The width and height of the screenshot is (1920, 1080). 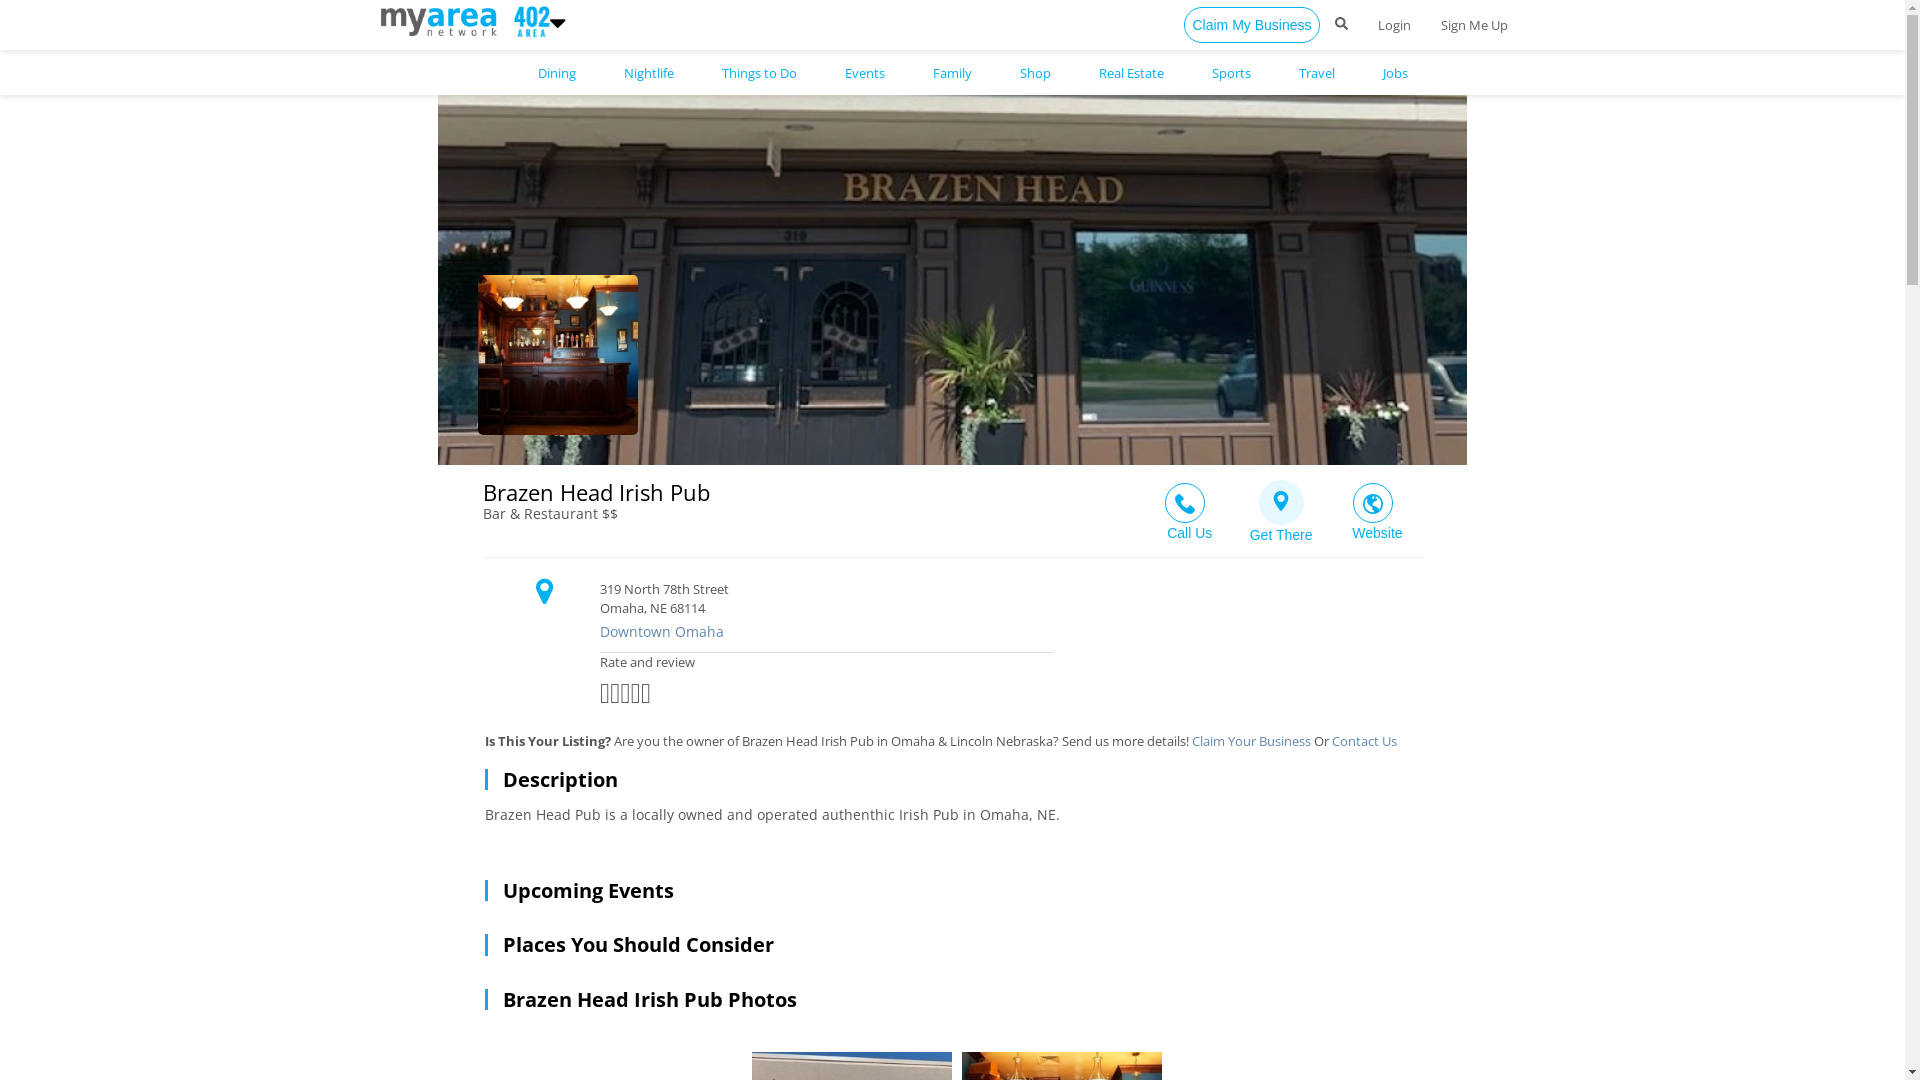 What do you see at coordinates (1230, 72) in the screenshot?
I see `'Sports'` at bounding box center [1230, 72].